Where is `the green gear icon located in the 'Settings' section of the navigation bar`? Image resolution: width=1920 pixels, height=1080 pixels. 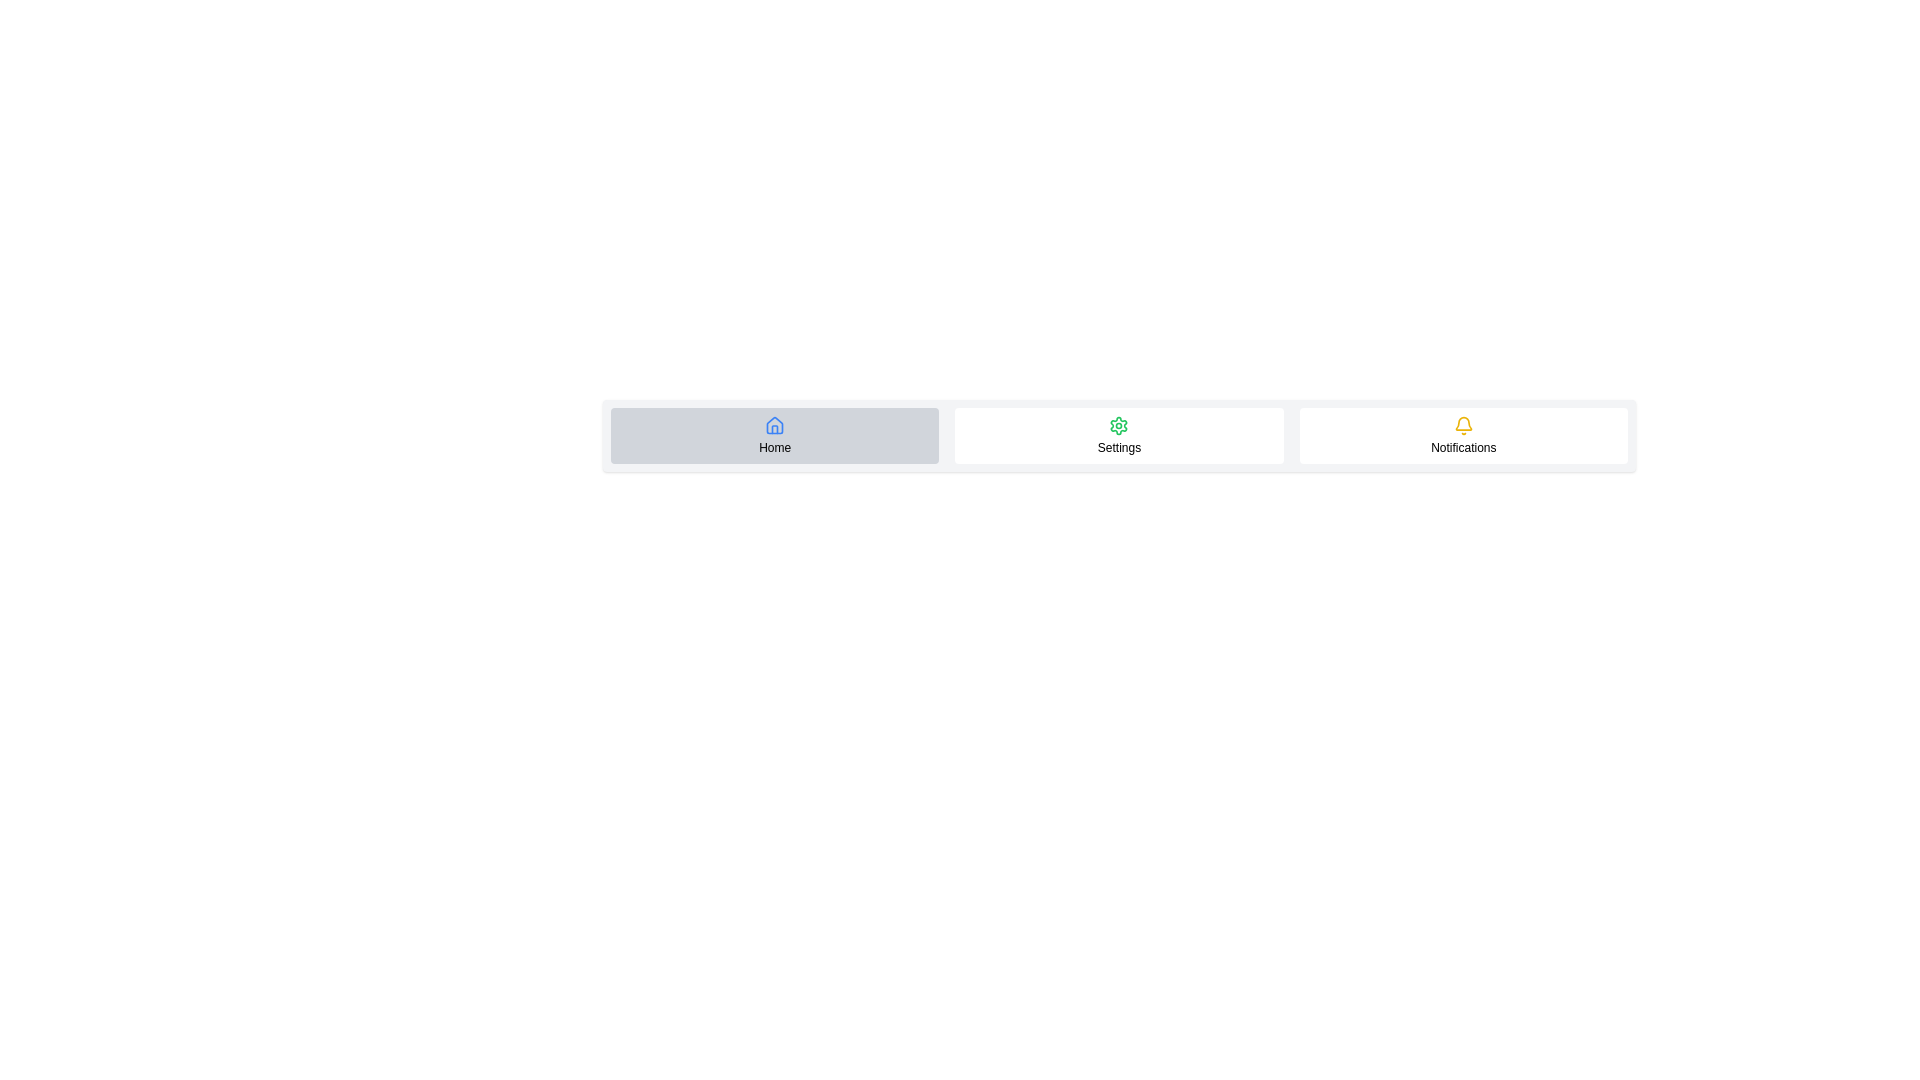 the green gear icon located in the 'Settings' section of the navigation bar is located at coordinates (1118, 424).